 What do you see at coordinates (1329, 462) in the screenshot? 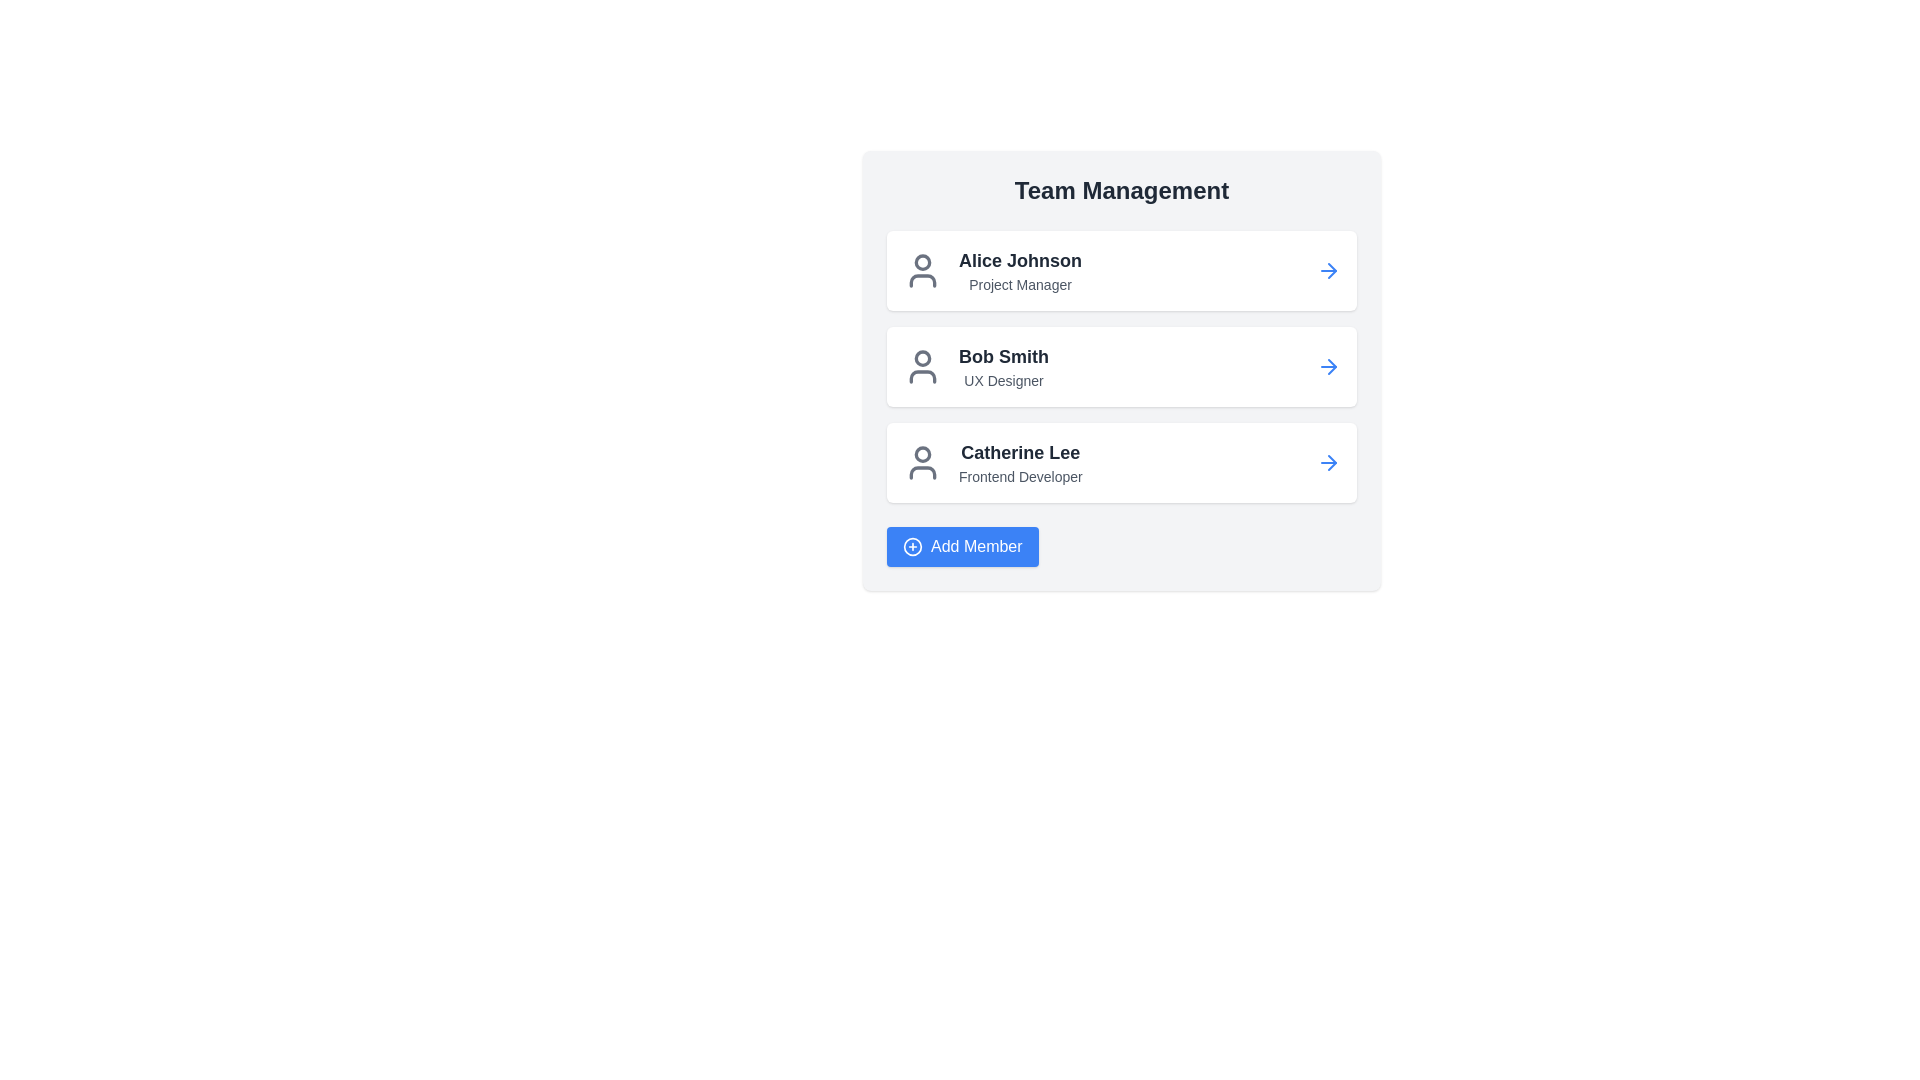
I see `the rightward-pointing blue arrow icon button located to the right of the text 'Catherine Lee Frontend Developer' in the last card of the team members list` at bounding box center [1329, 462].